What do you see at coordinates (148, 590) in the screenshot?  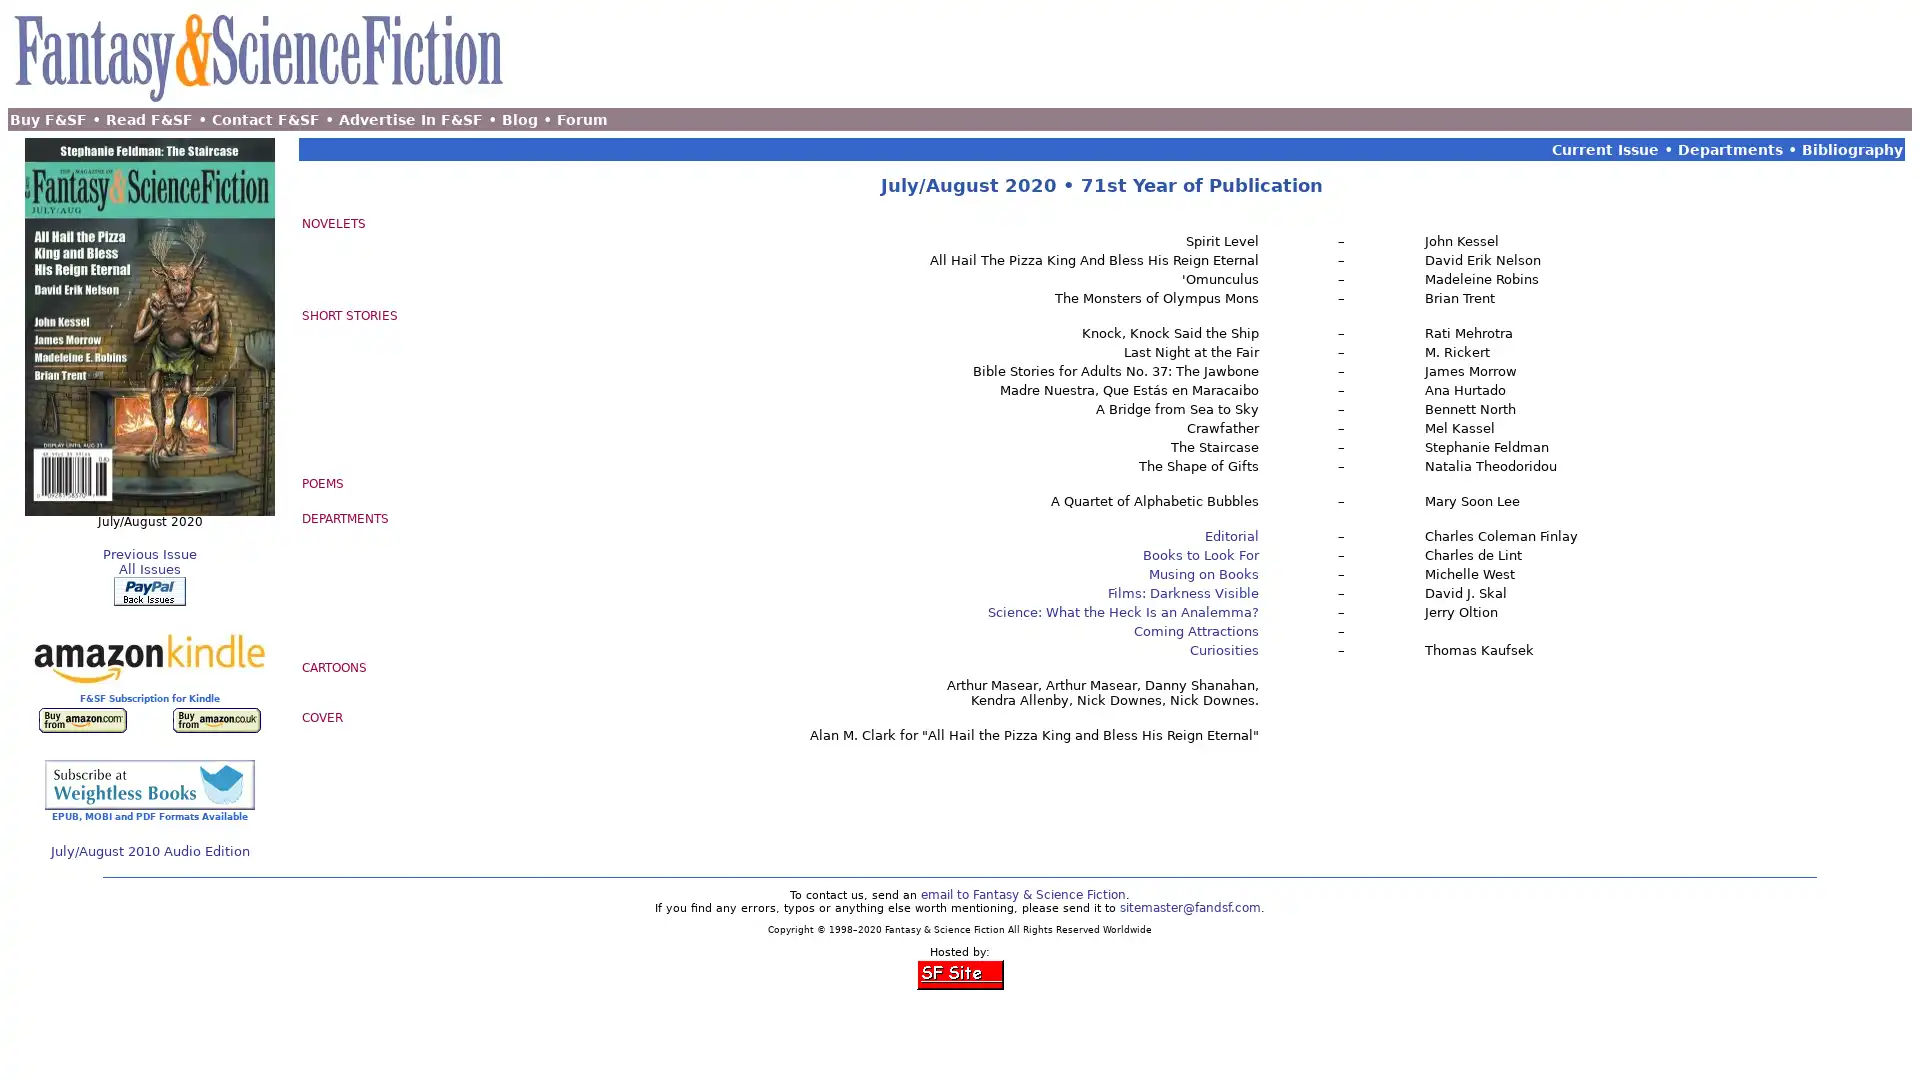 I see `$8.99 - July/August 2020 issue of The Magazine of Fantasy & Science Fiction + $2.00 - Postage` at bounding box center [148, 590].